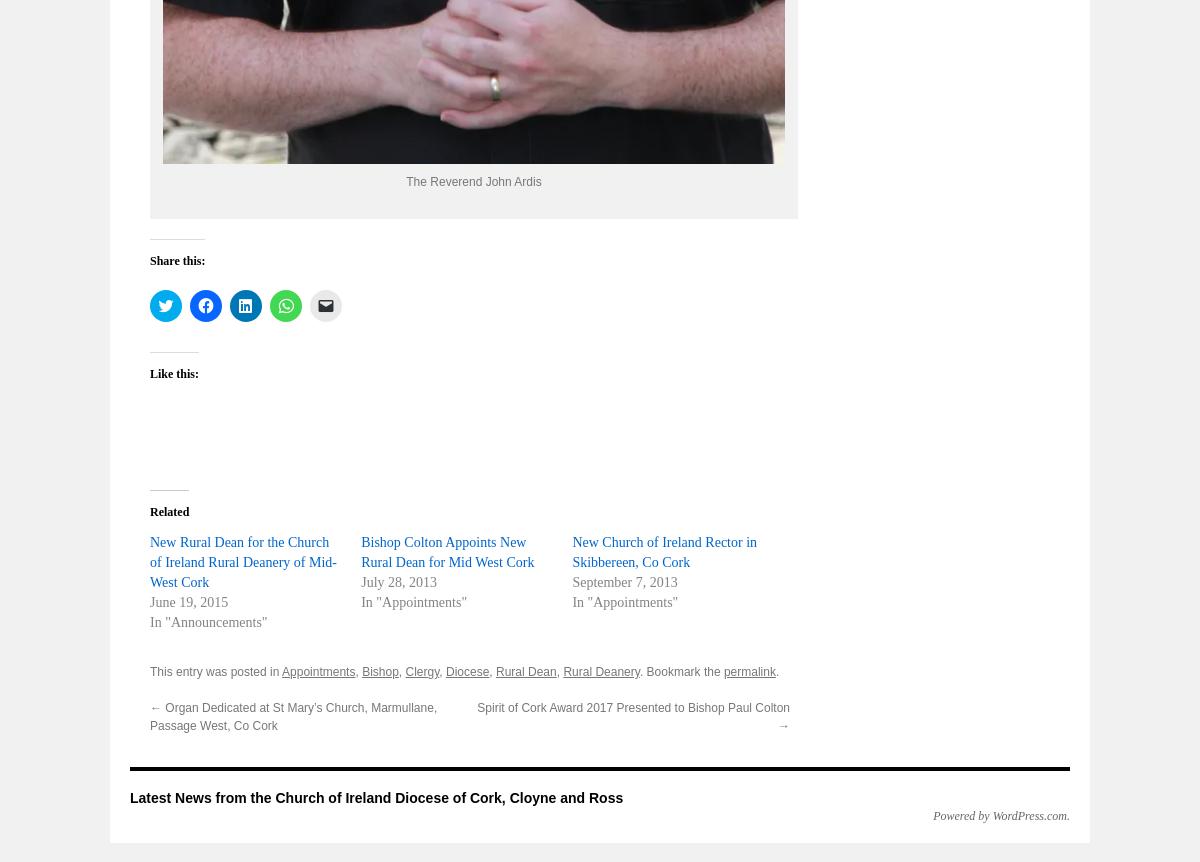  I want to click on 'Related', so click(168, 511).